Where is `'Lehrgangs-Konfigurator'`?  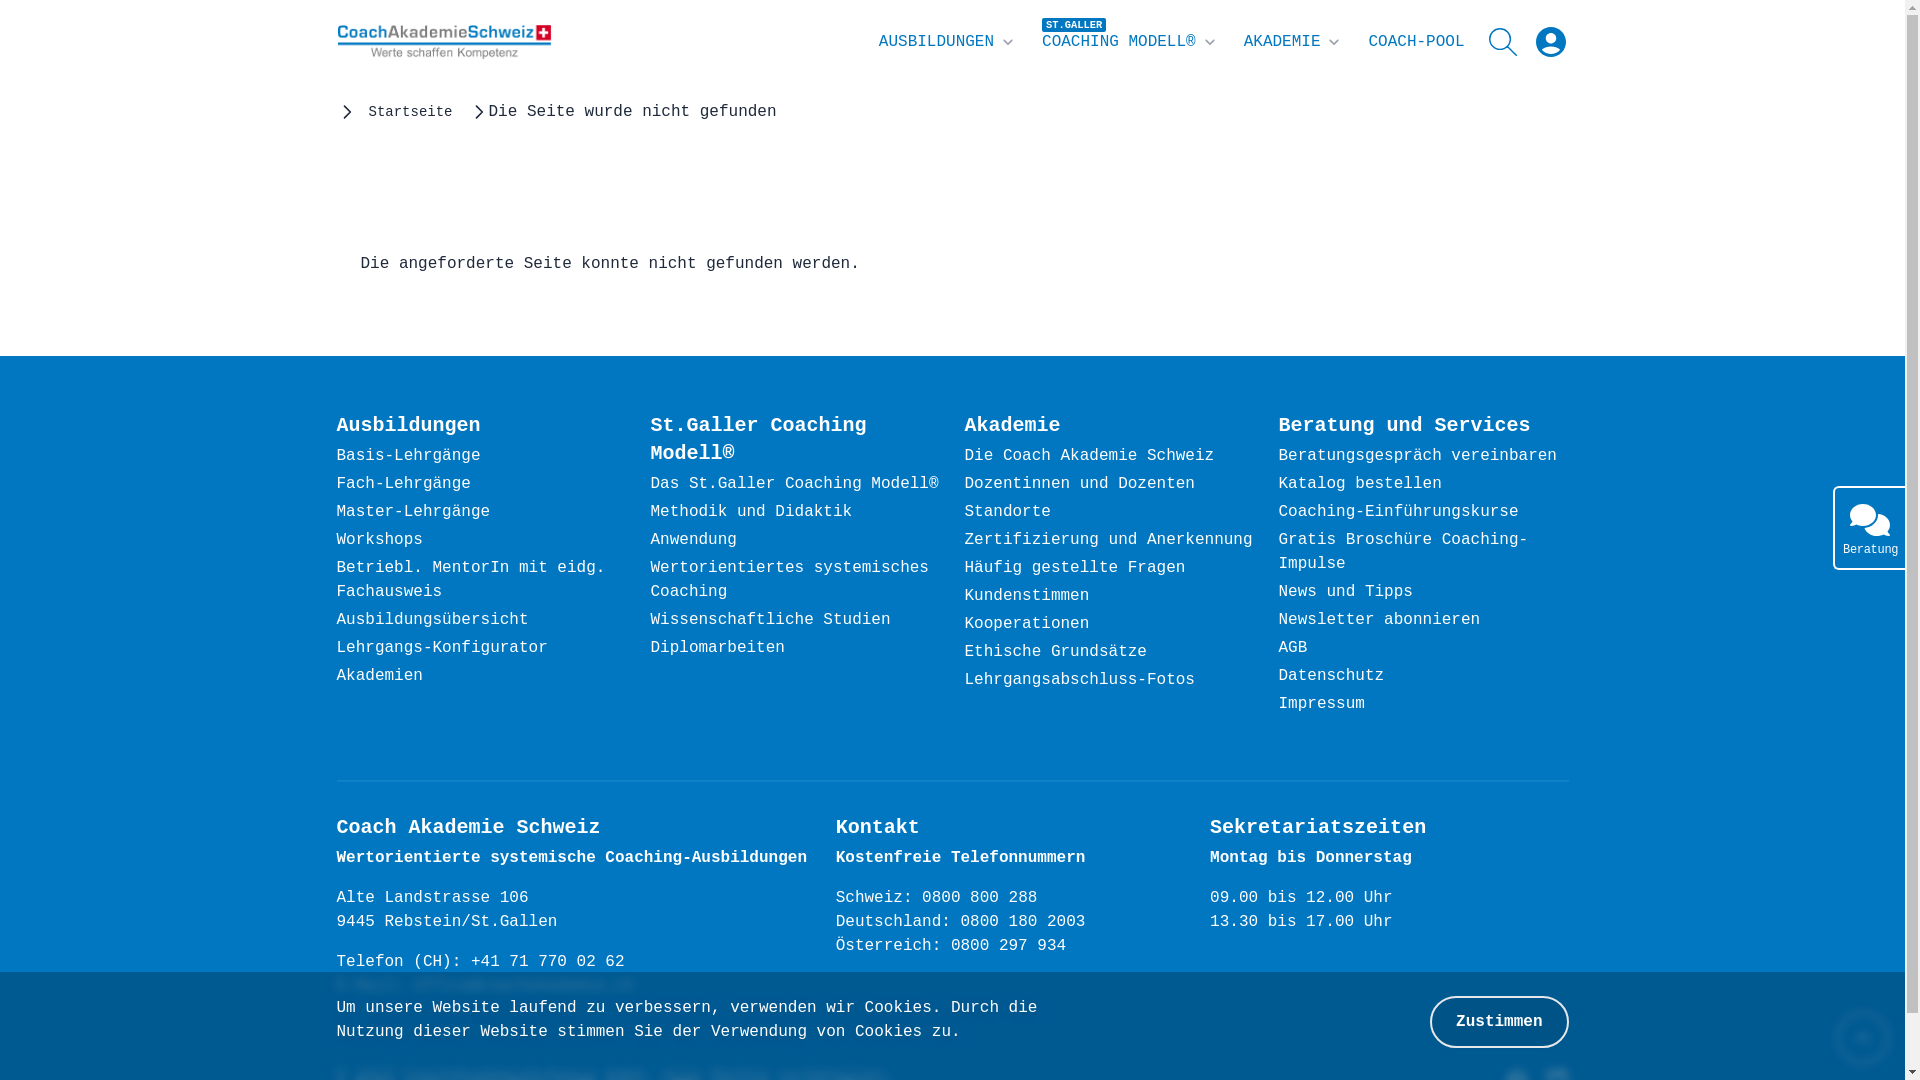
'Lehrgangs-Konfigurator' is located at coordinates (336, 648).